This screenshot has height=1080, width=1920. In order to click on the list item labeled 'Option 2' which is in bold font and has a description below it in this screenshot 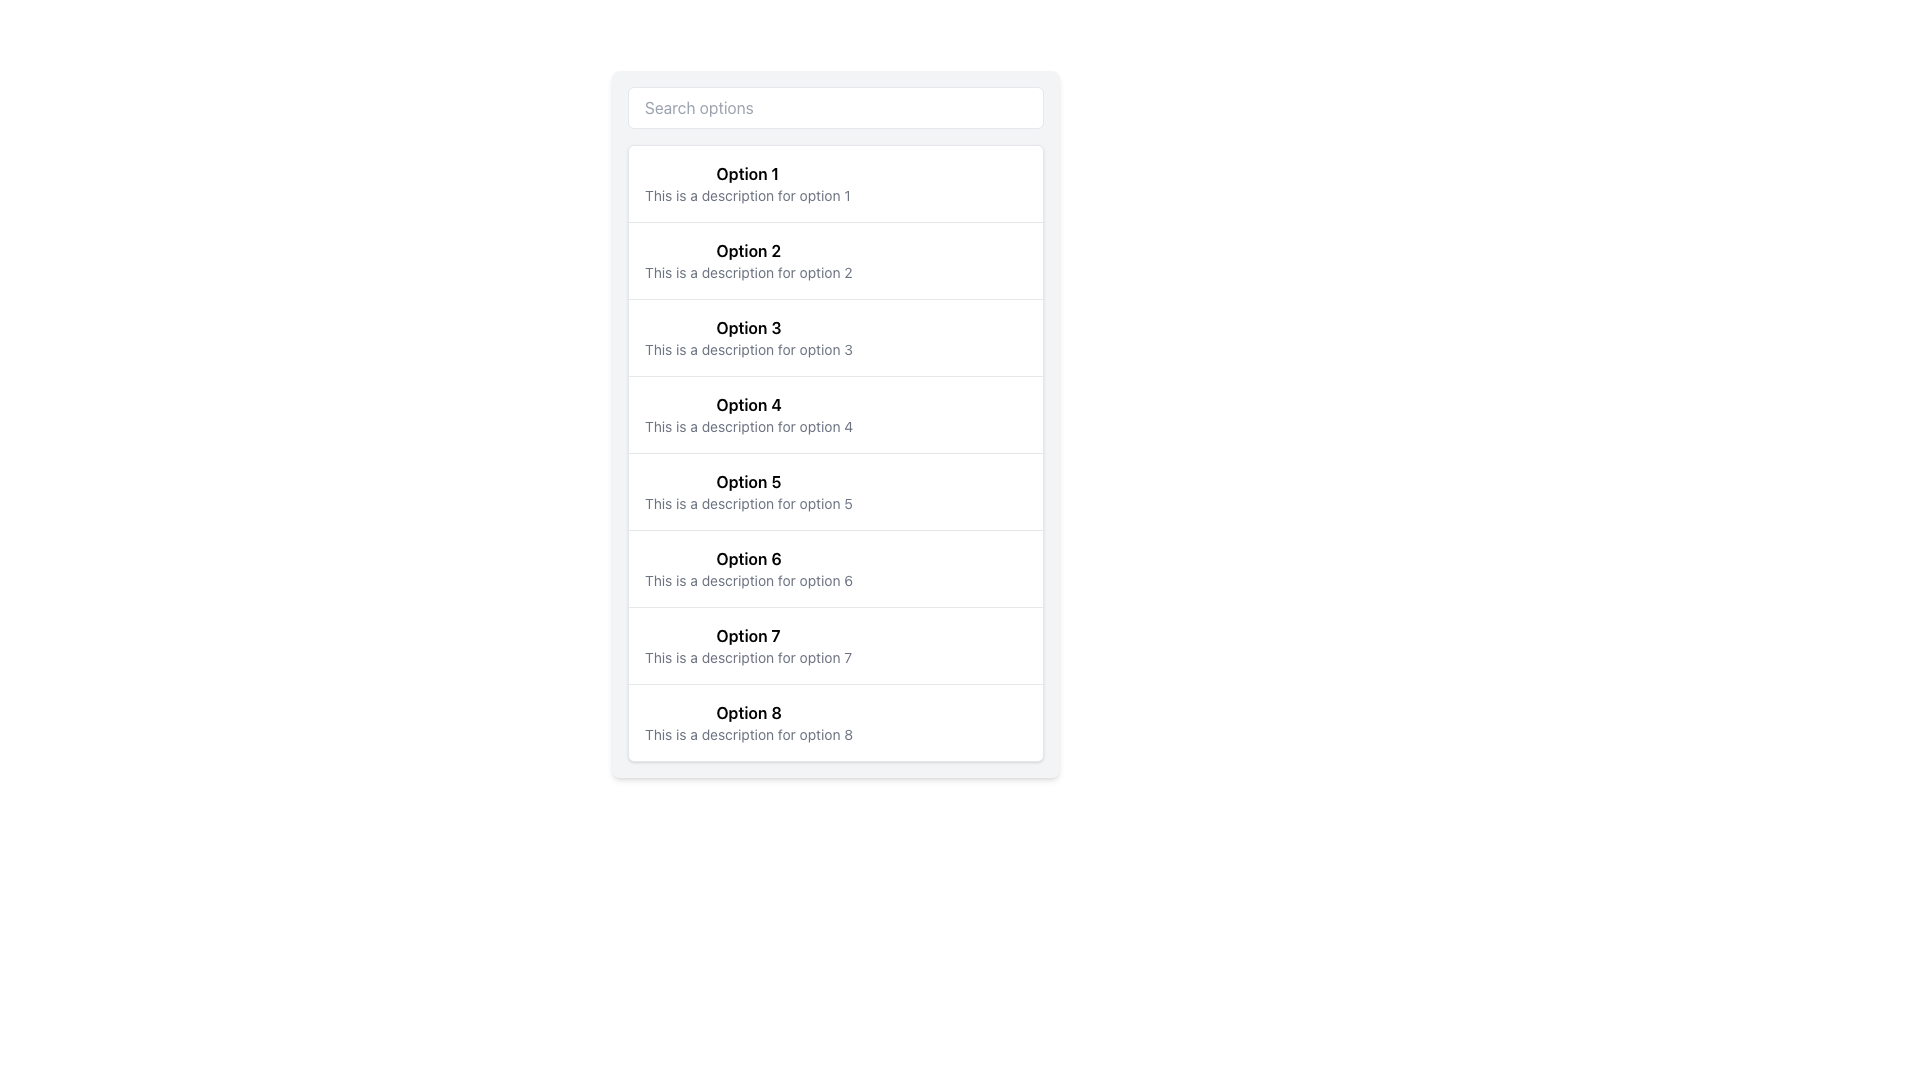, I will do `click(835, 259)`.